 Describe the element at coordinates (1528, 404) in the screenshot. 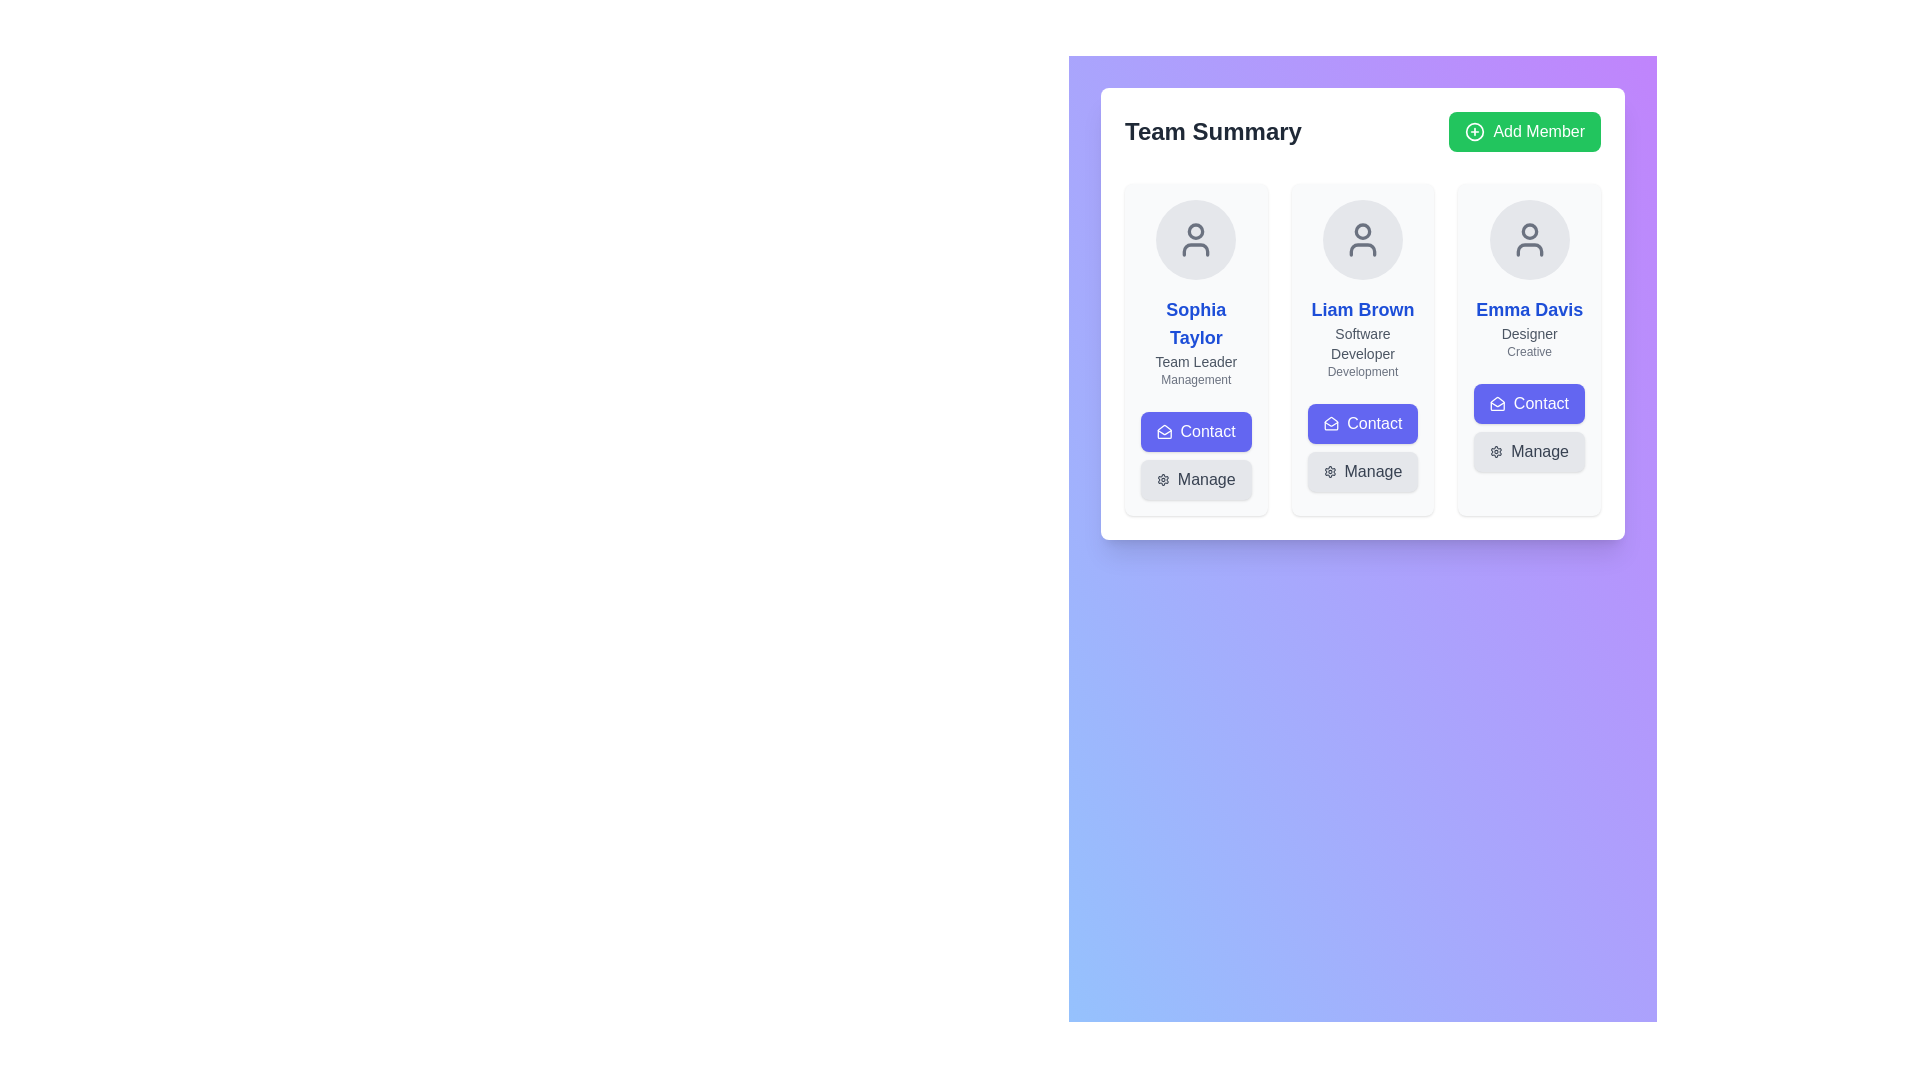

I see `the 'Contact' button with a purple background and white text for 'Emma Davis' to observe the hover effect` at that location.